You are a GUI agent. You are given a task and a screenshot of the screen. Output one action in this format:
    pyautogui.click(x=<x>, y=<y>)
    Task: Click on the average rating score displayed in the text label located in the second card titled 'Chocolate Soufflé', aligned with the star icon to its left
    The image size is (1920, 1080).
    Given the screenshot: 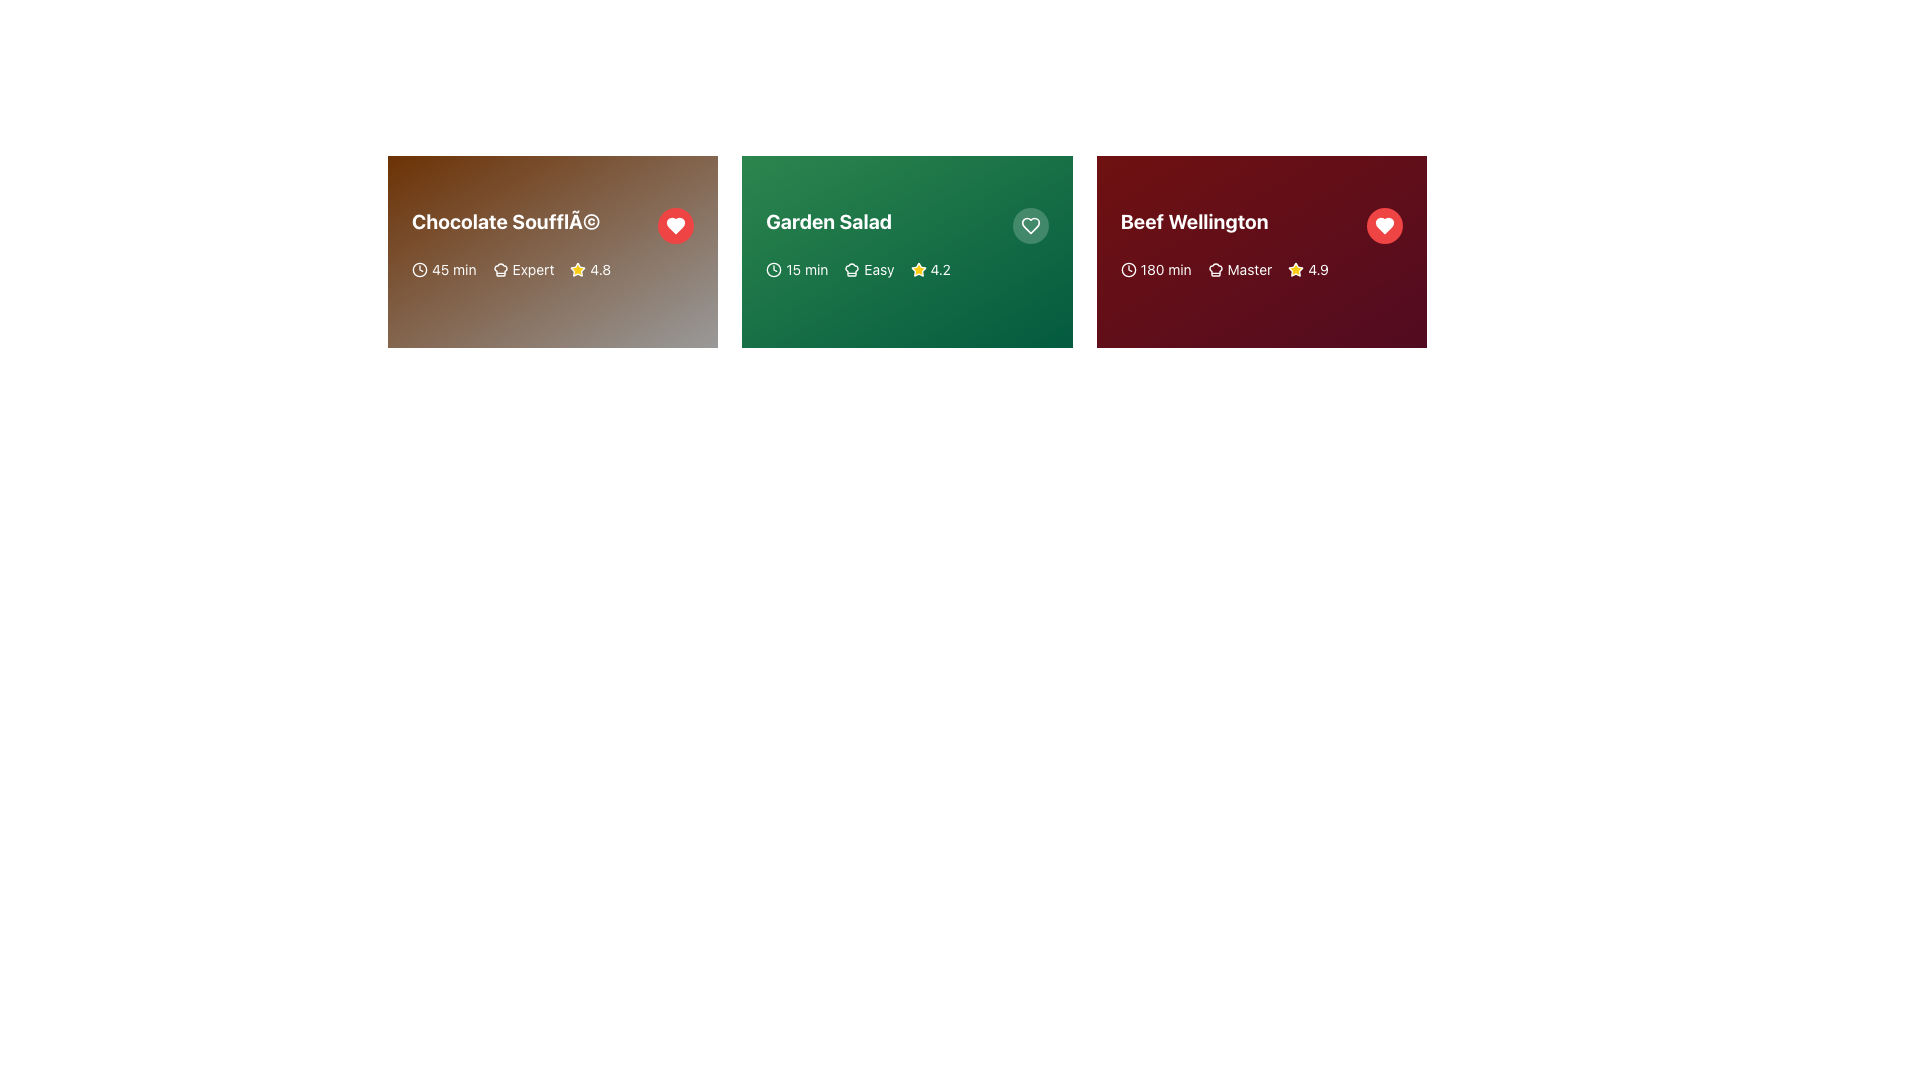 What is the action you would take?
    pyautogui.click(x=599, y=270)
    